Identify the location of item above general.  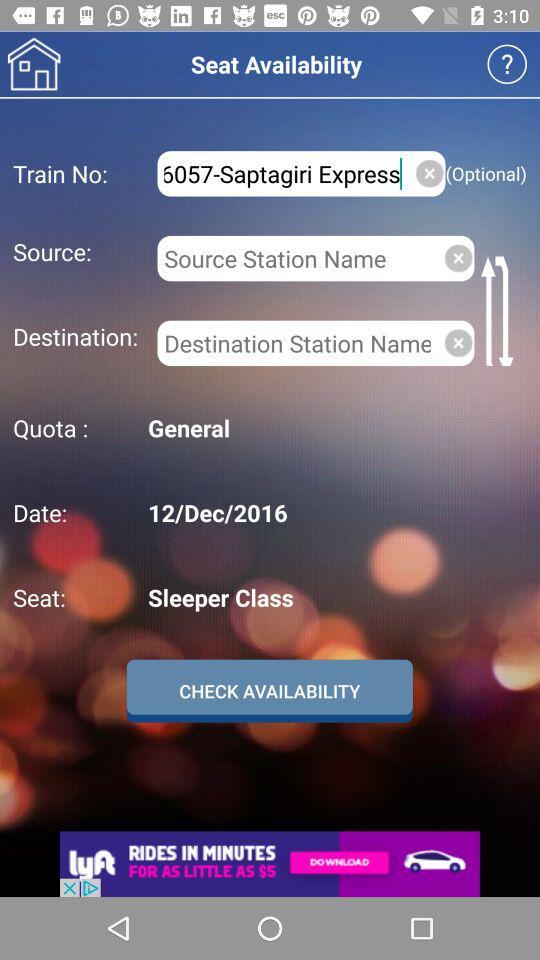
(499, 310).